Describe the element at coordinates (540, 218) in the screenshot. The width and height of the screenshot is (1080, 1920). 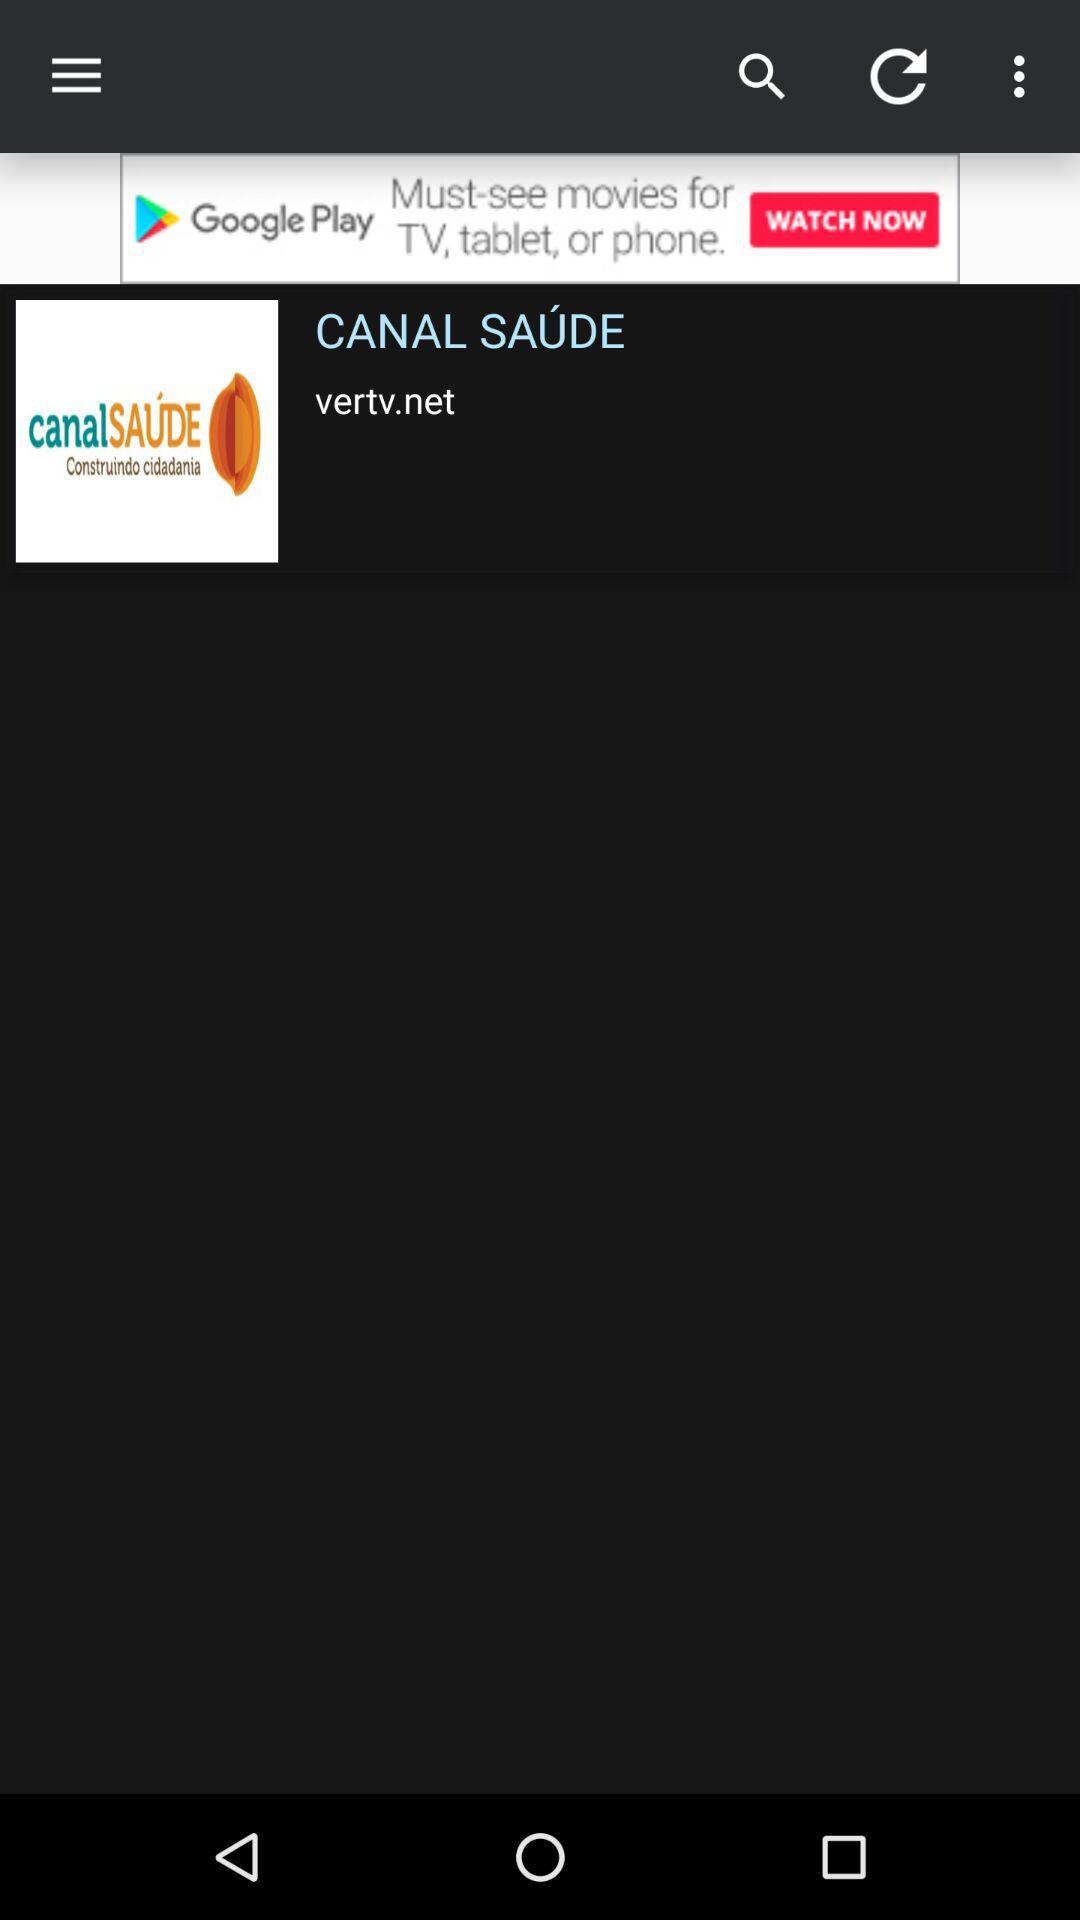
I see `this advertisement` at that location.